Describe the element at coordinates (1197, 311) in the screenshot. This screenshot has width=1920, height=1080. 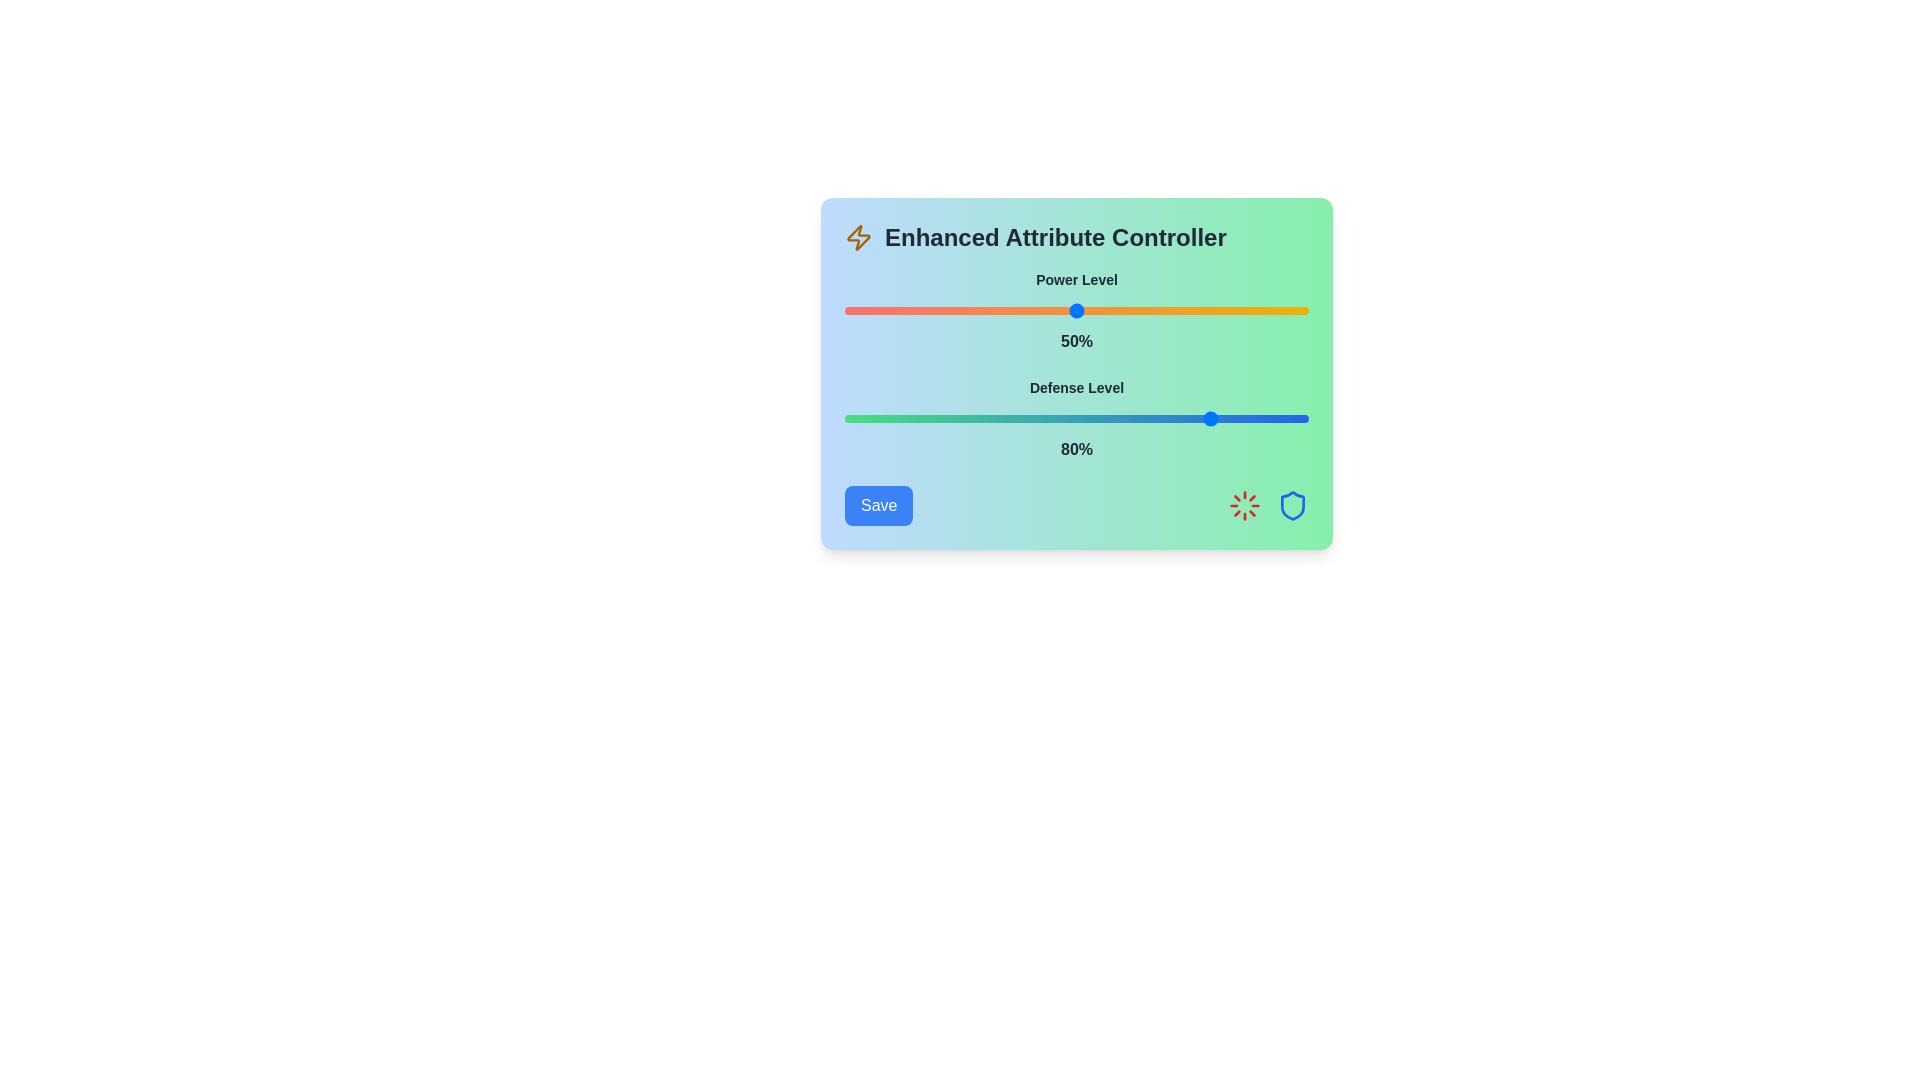
I see `the Power Level slider to 76%` at that location.